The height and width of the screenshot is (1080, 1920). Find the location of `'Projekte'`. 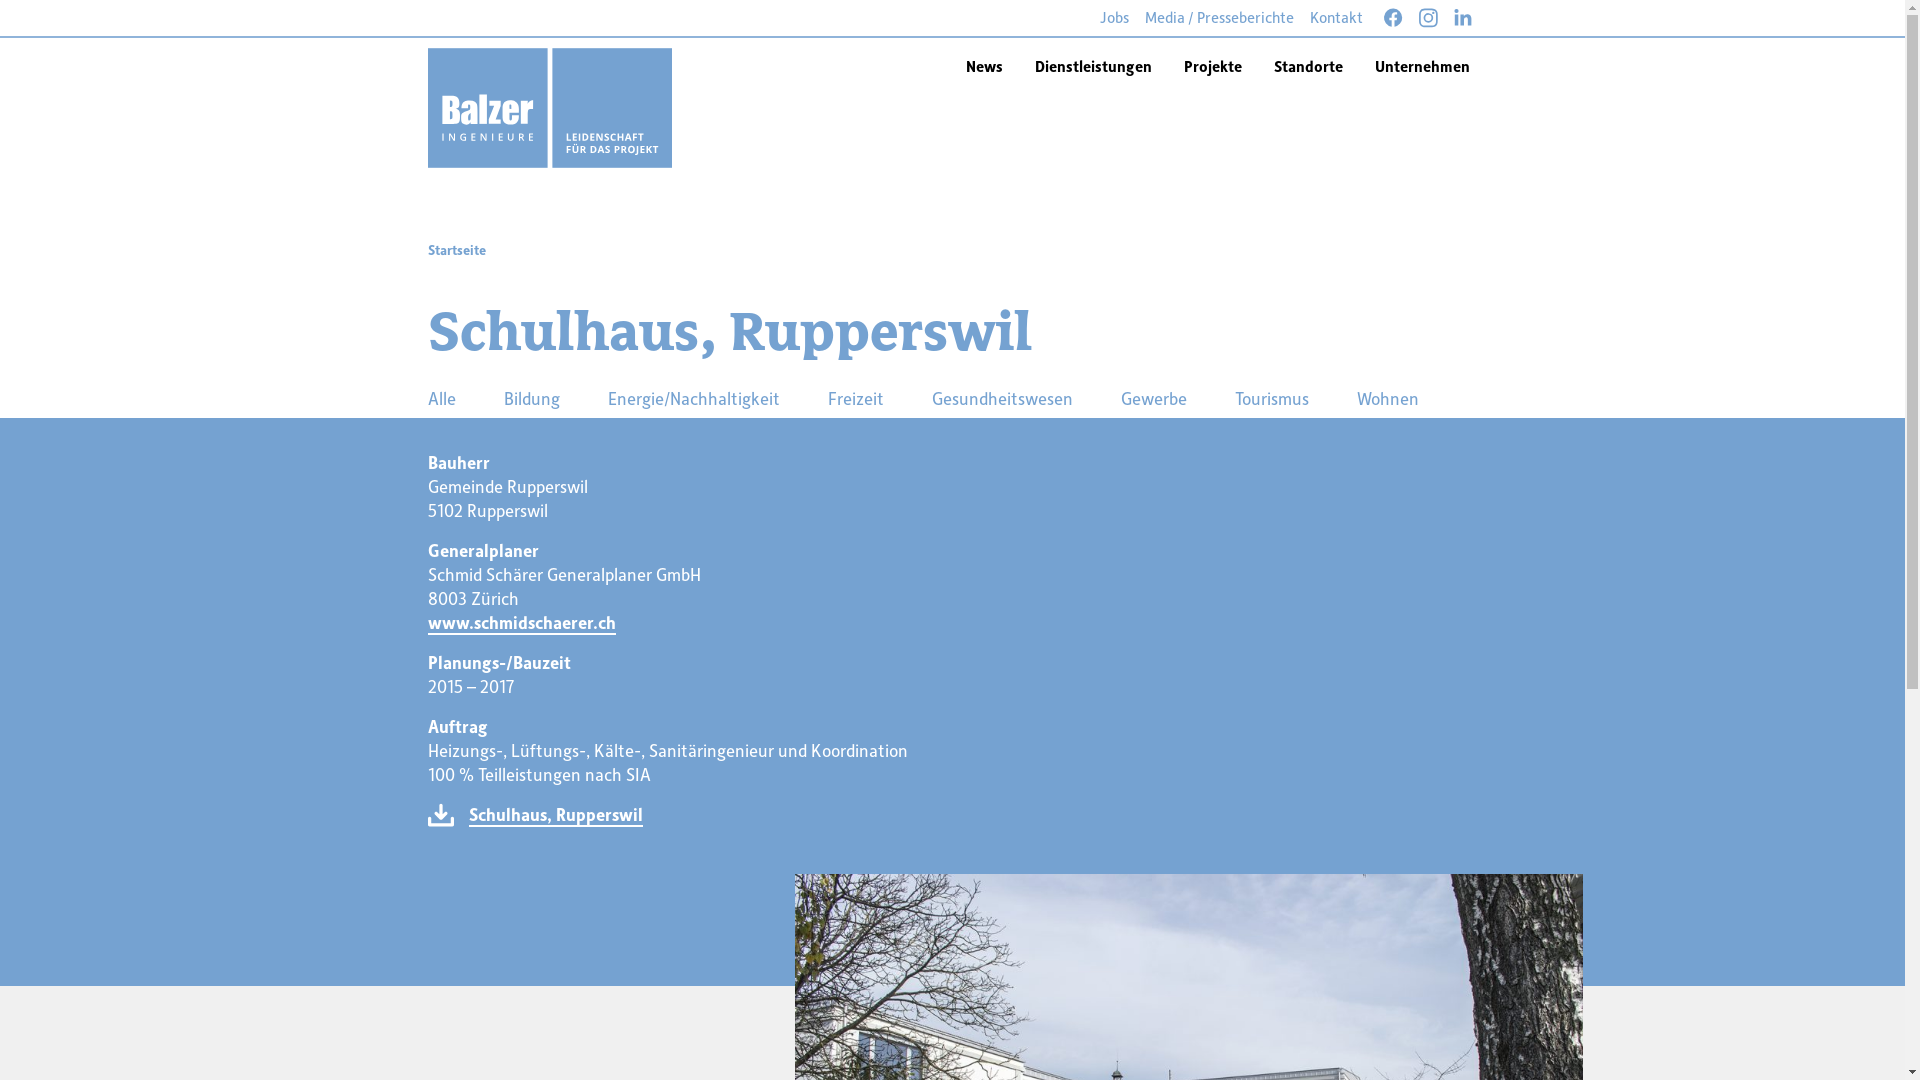

'Projekte' is located at coordinates (1212, 63).